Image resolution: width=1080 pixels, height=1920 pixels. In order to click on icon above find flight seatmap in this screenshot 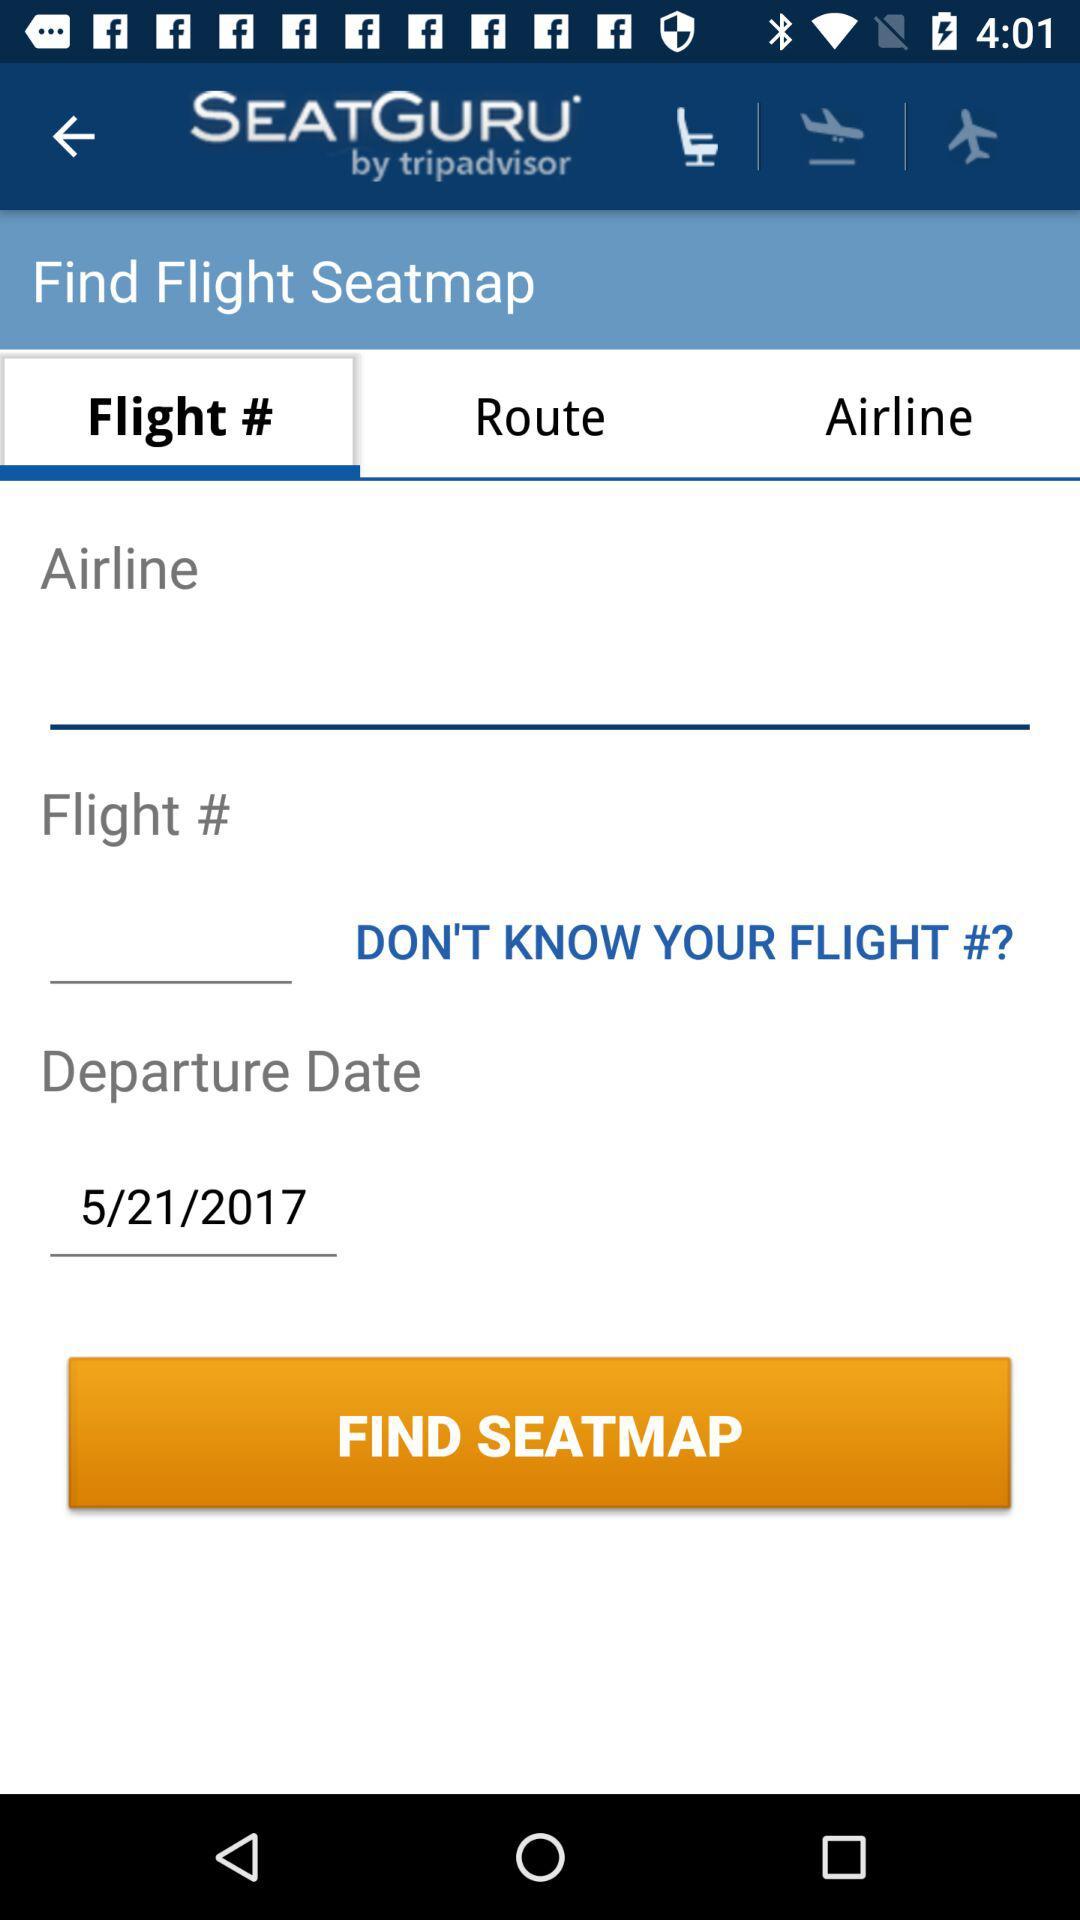, I will do `click(72, 135)`.